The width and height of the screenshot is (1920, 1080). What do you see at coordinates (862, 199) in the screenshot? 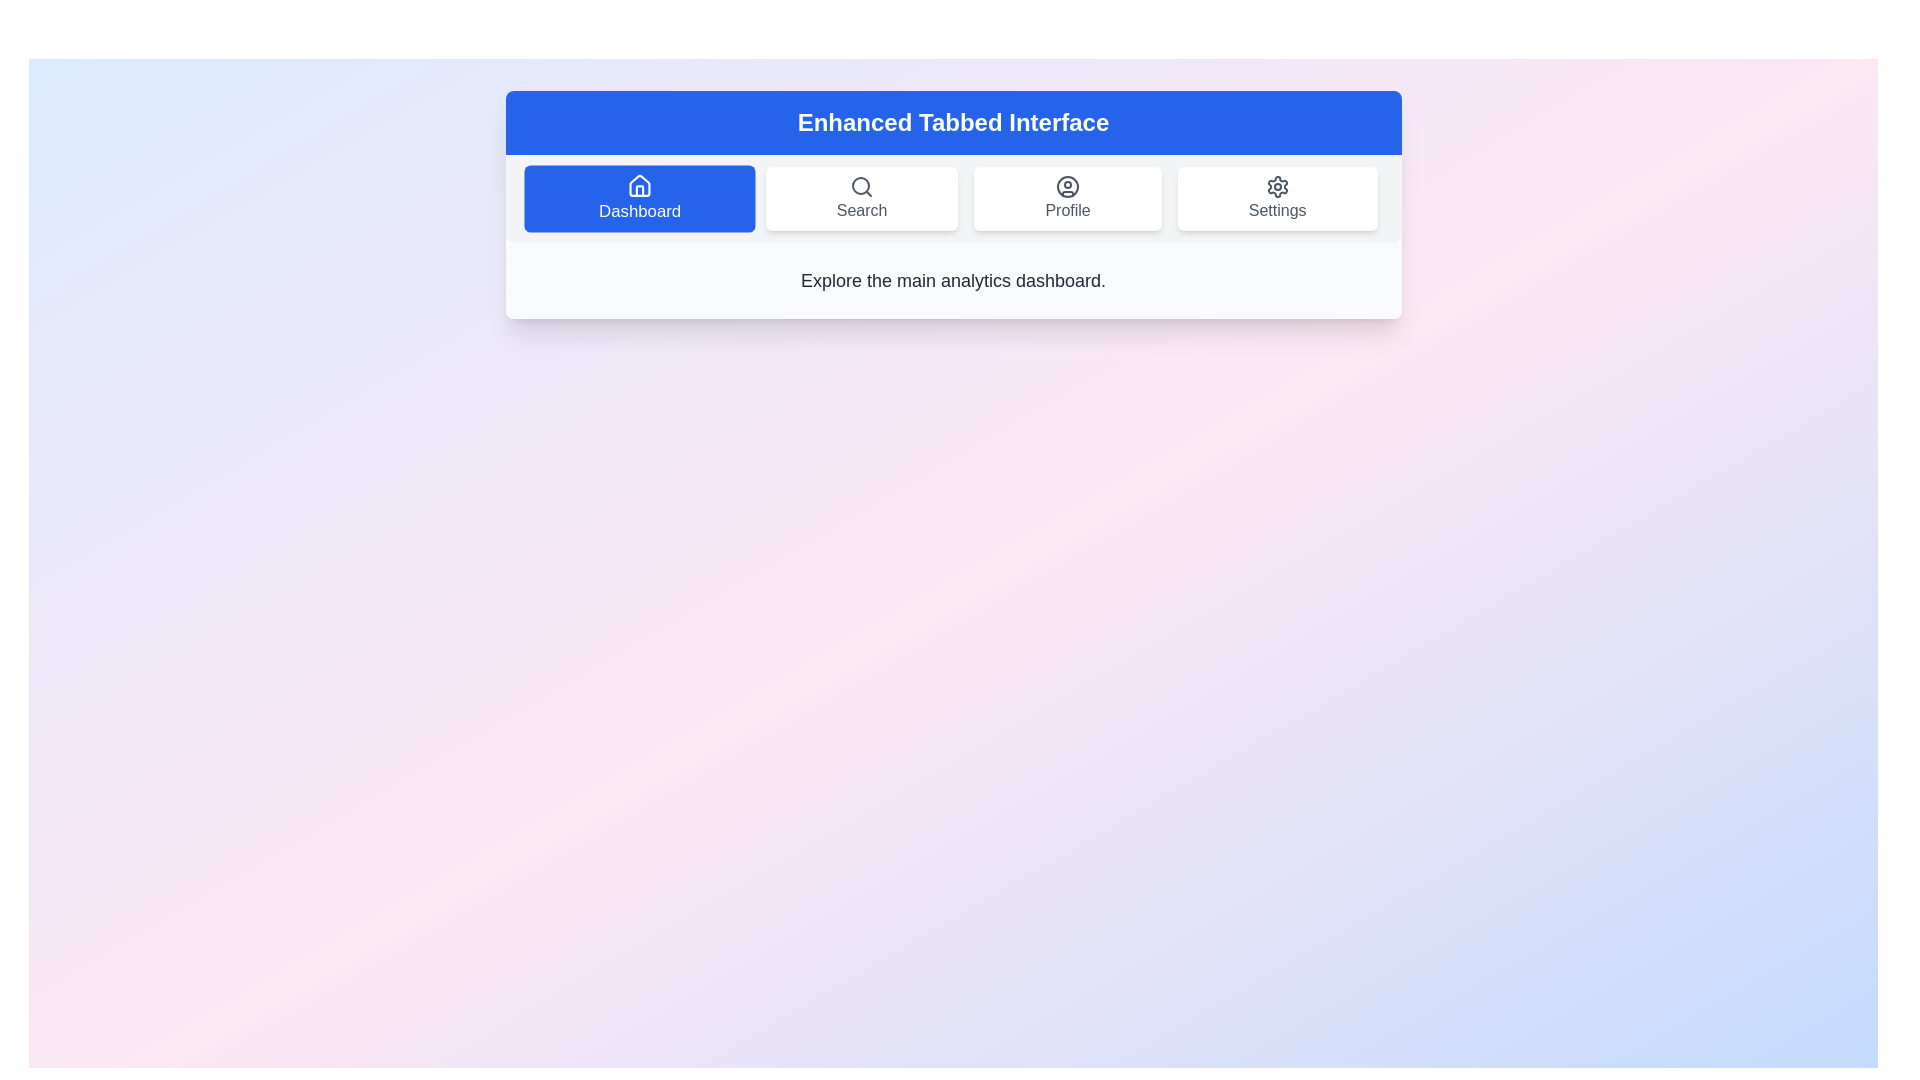
I see `the Interactive navigation button, which is the second tab in the upper tabbed navigation bar, to potentially display a tooltip` at bounding box center [862, 199].